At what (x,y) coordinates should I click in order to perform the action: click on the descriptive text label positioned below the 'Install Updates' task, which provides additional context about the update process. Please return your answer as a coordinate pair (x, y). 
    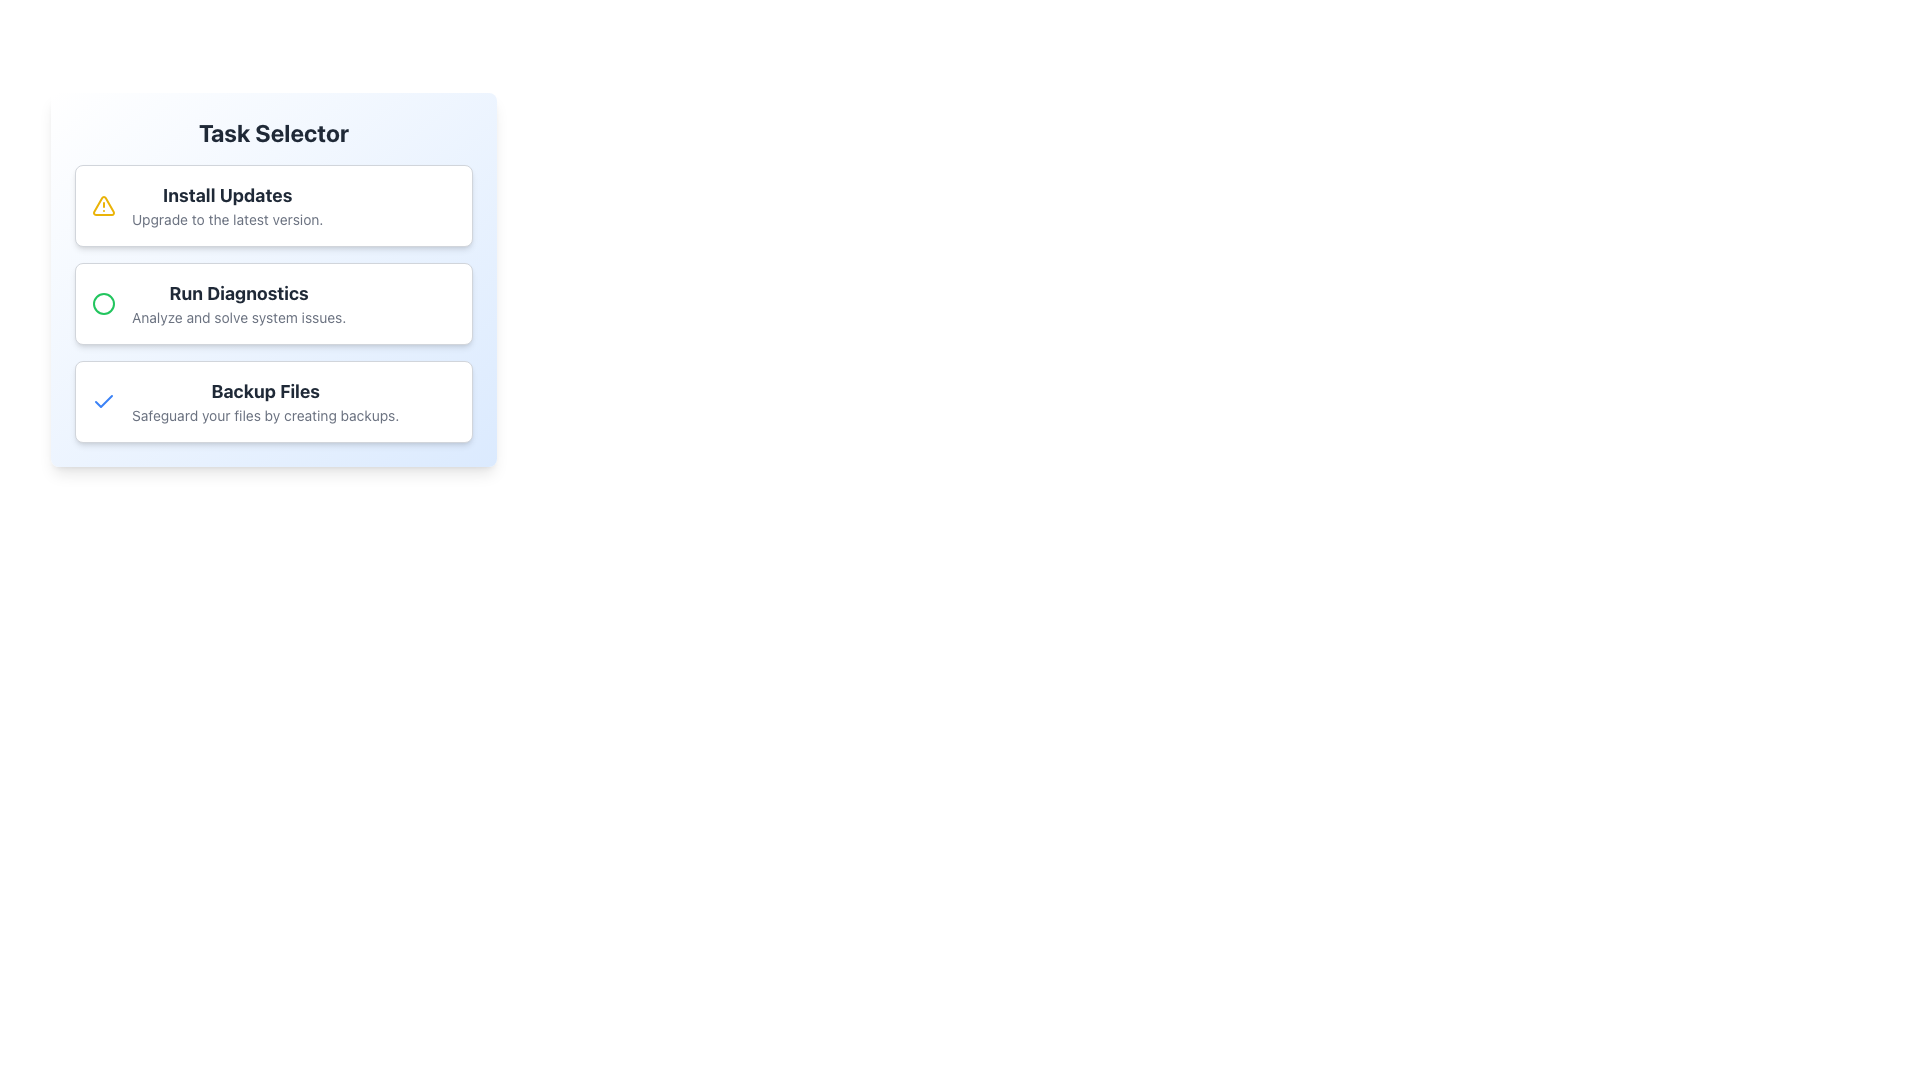
    Looking at the image, I should click on (227, 219).